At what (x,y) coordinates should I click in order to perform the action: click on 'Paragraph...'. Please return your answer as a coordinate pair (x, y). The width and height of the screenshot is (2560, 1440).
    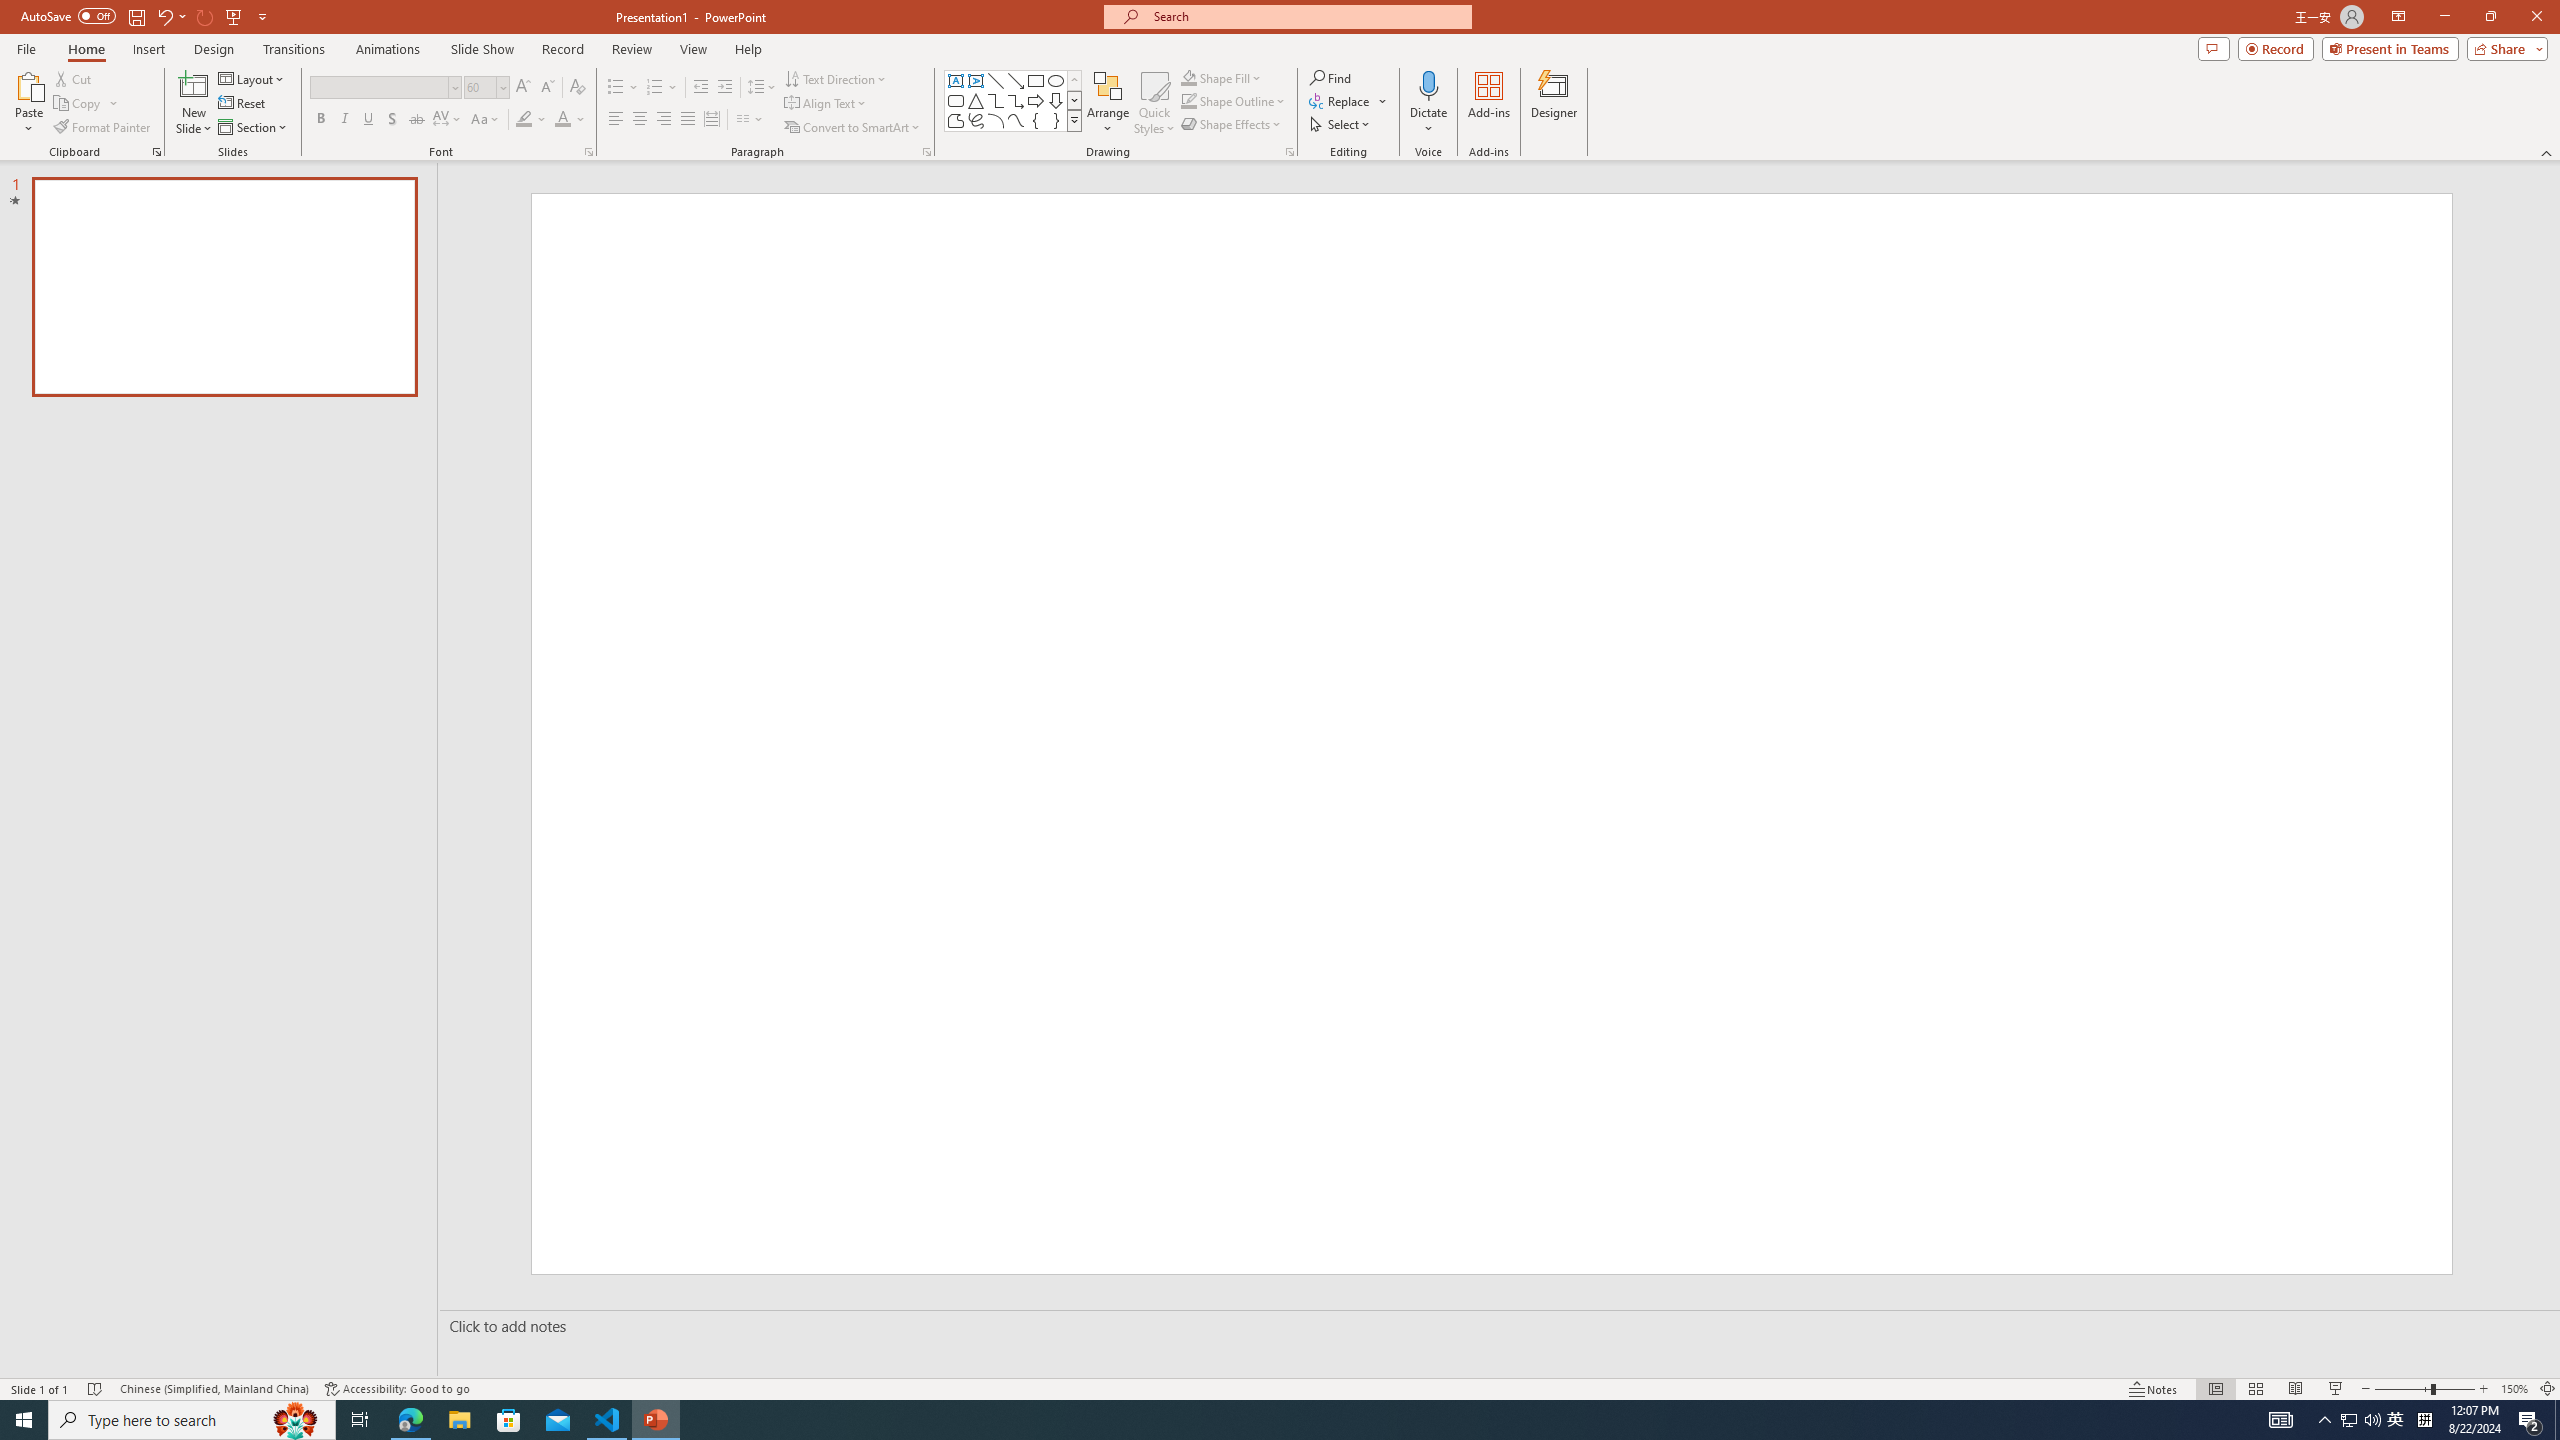
    Looking at the image, I should click on (925, 150).